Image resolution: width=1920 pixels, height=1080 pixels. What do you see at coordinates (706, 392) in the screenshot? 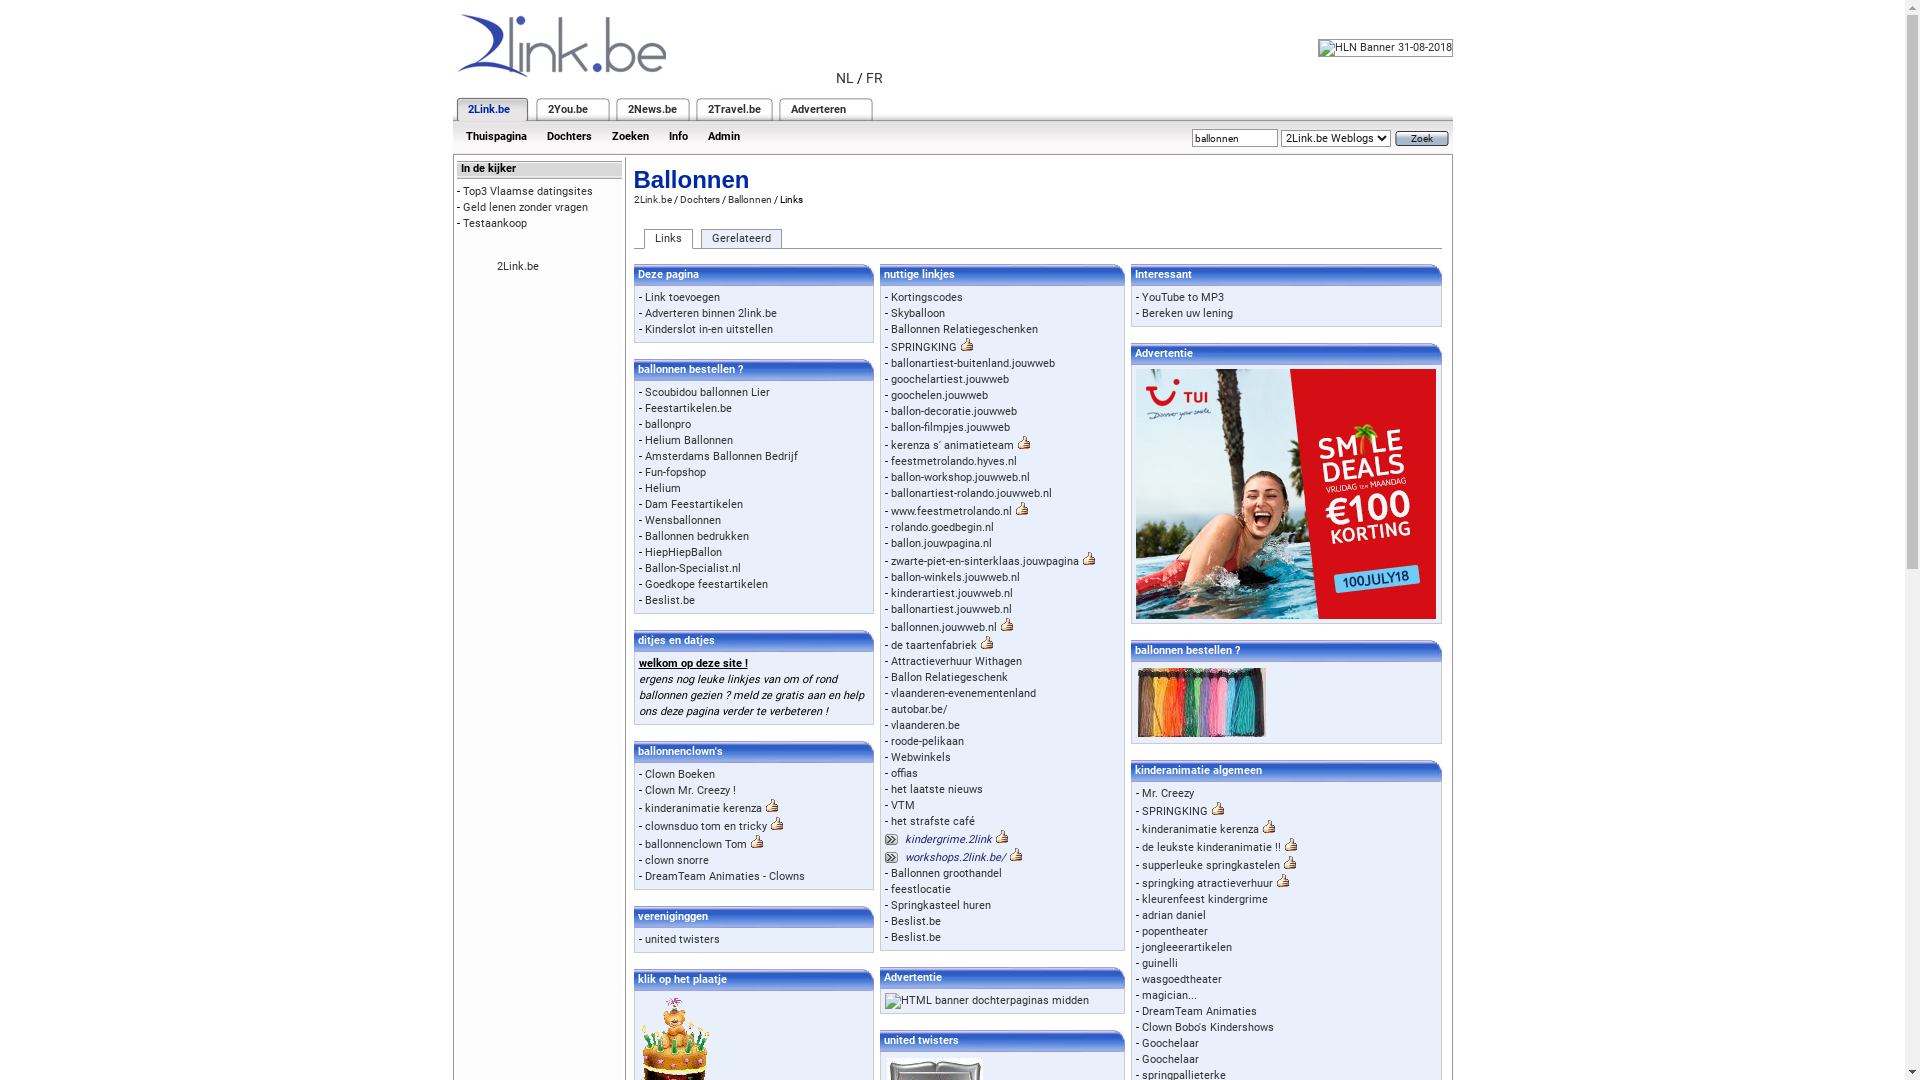
I see `'Scoubidou ballonnen Lier'` at bounding box center [706, 392].